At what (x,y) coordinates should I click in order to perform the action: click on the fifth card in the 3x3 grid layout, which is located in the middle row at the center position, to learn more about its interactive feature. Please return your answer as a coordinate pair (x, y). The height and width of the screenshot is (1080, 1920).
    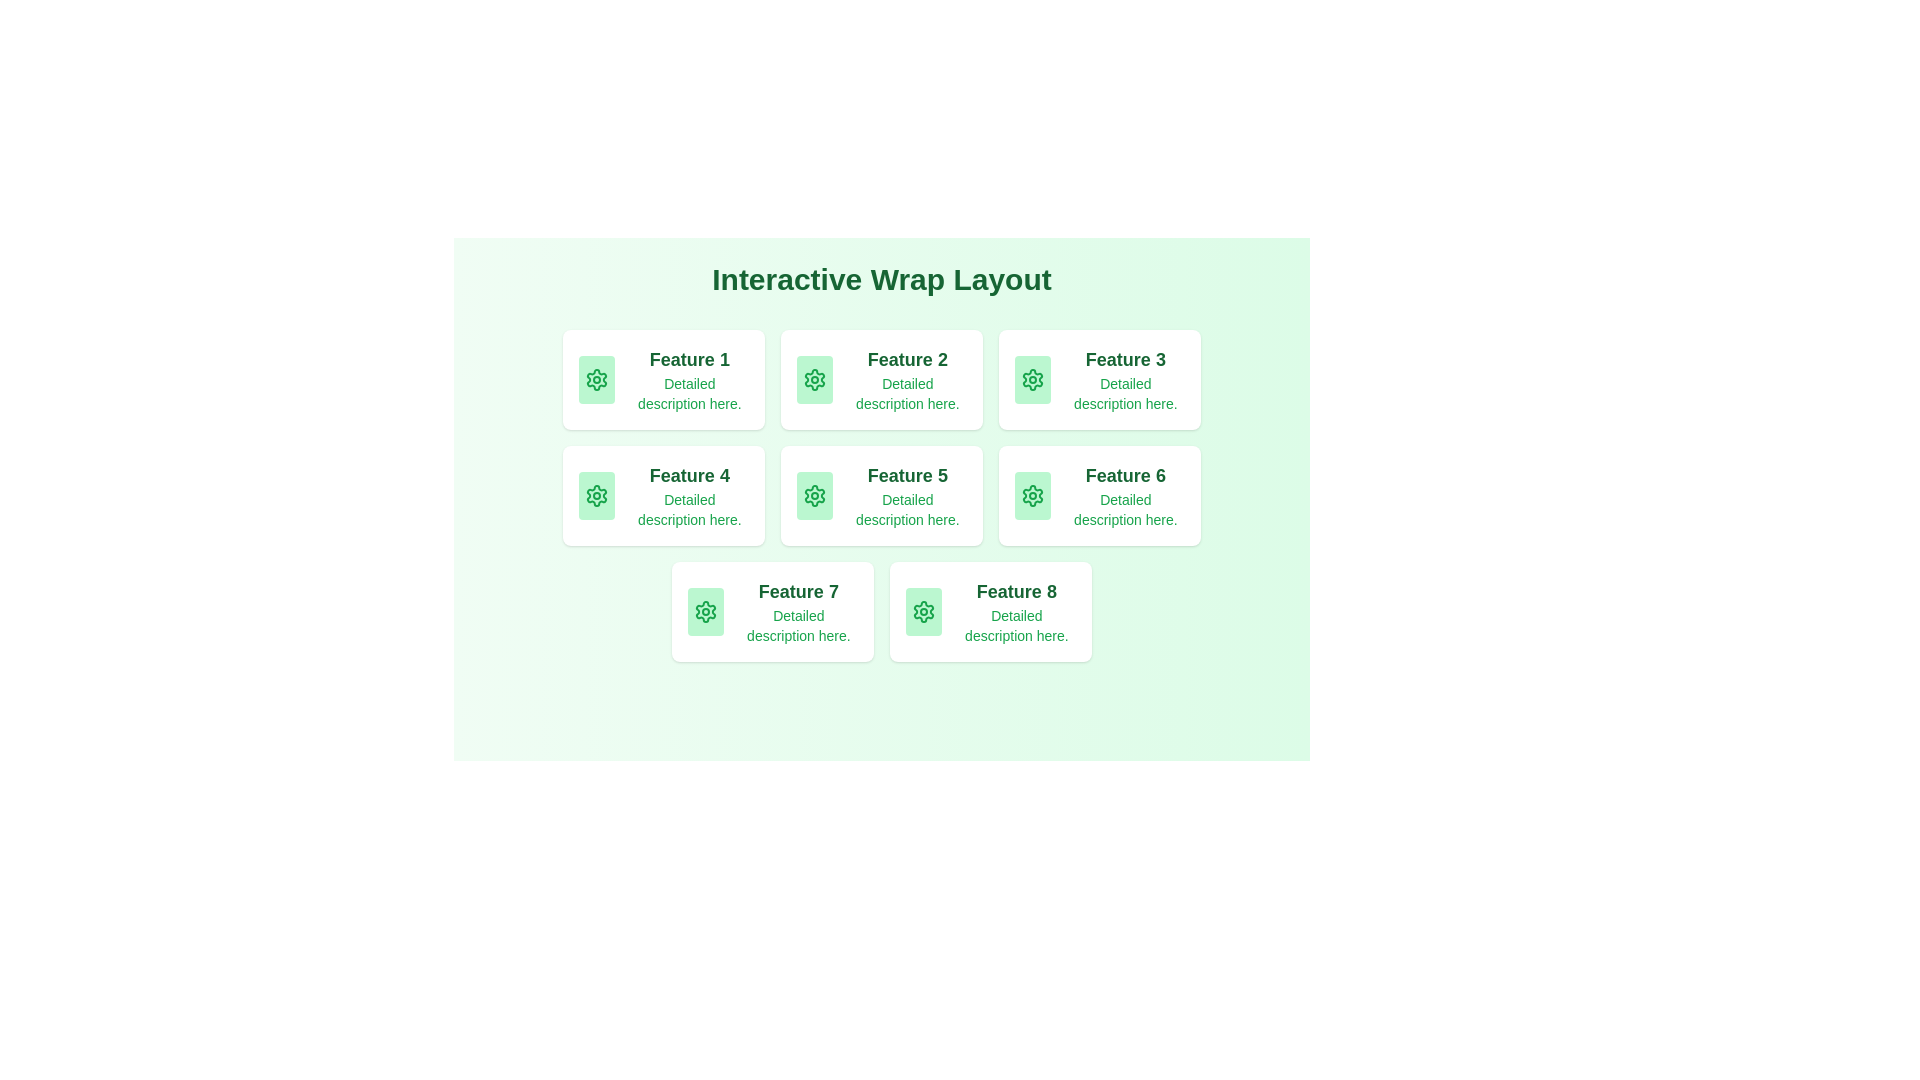
    Looking at the image, I should click on (881, 495).